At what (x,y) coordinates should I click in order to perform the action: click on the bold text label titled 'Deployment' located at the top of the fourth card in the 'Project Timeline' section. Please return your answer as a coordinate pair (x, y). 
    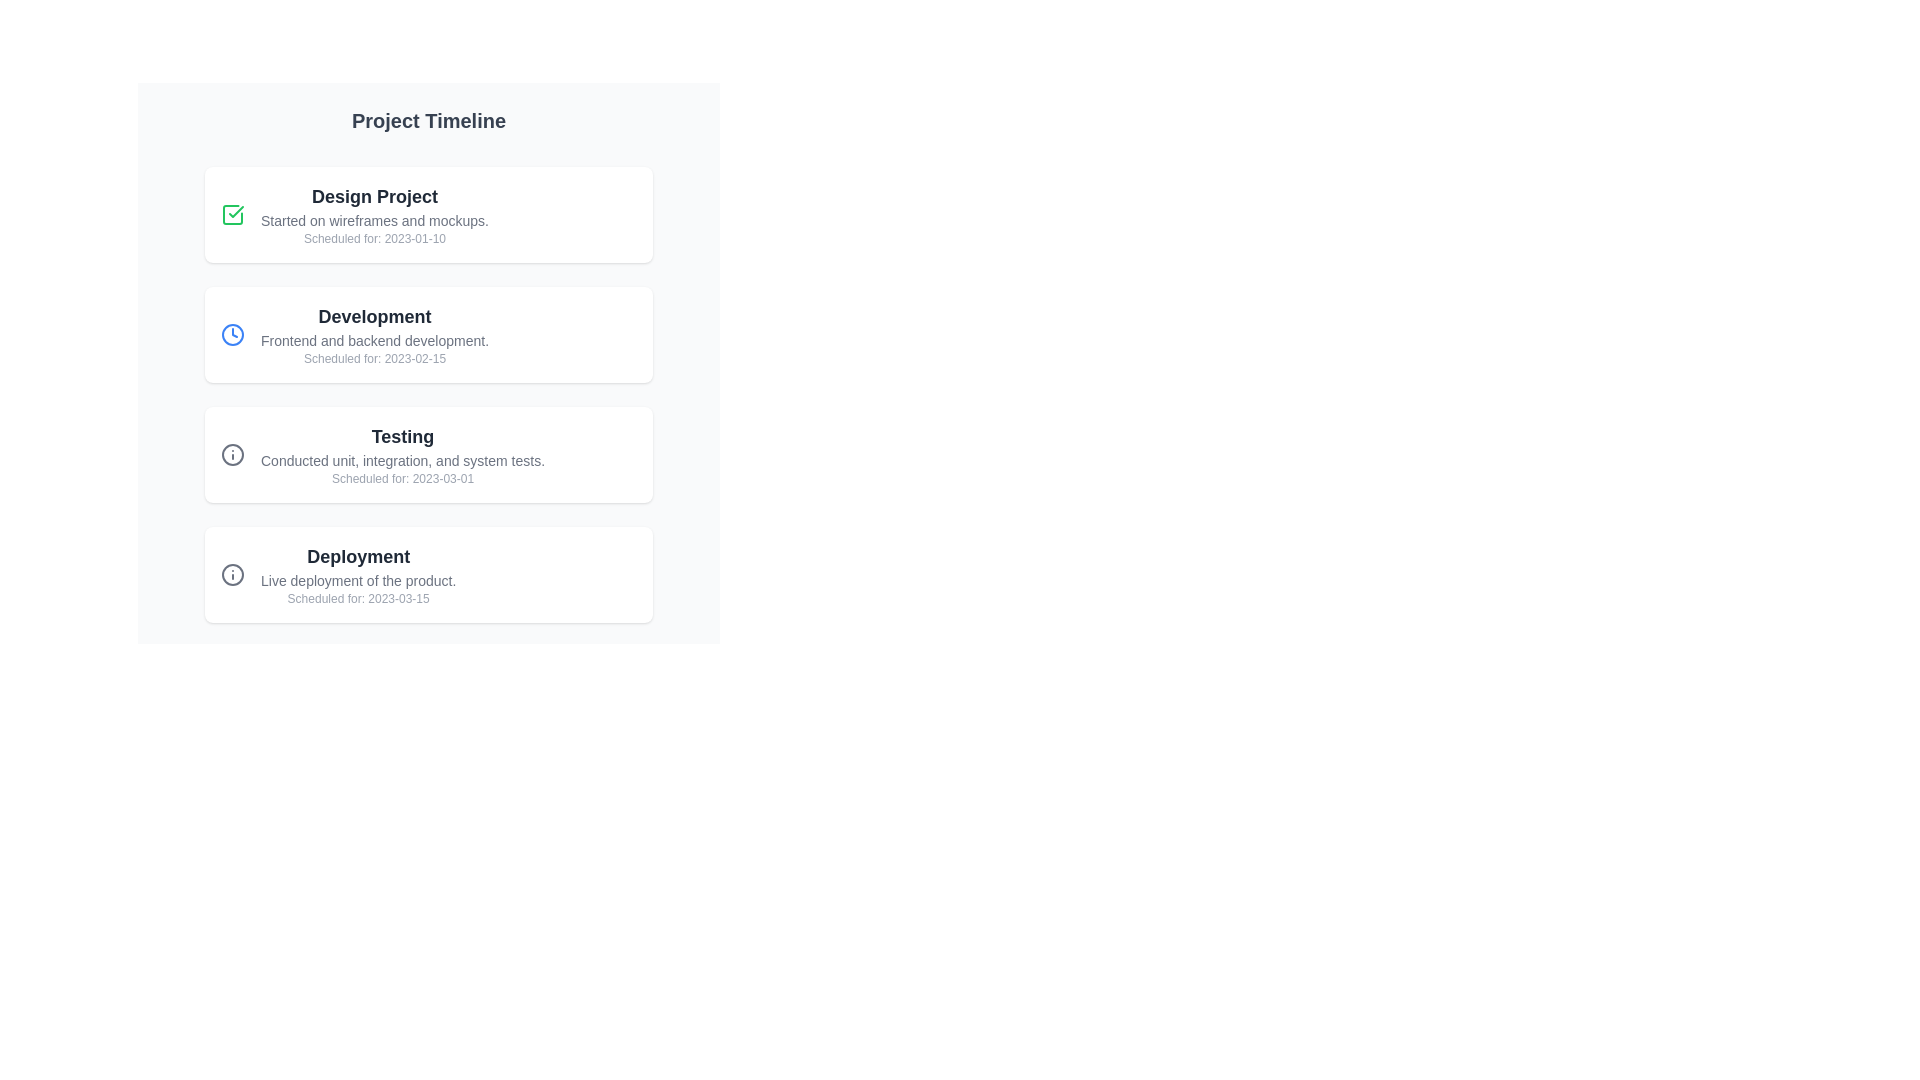
    Looking at the image, I should click on (358, 556).